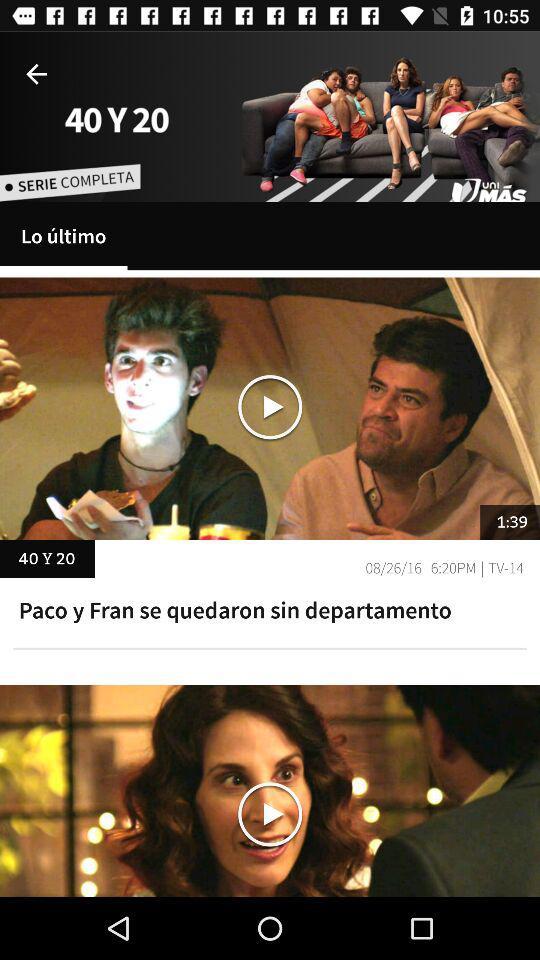  What do you see at coordinates (36, 74) in the screenshot?
I see `go back` at bounding box center [36, 74].